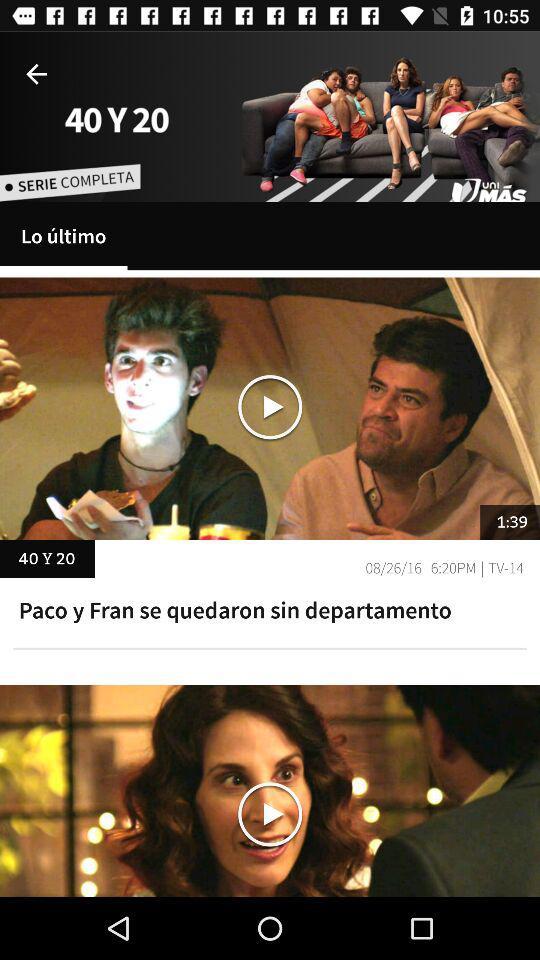  What do you see at coordinates (36, 74) in the screenshot?
I see `go back` at bounding box center [36, 74].